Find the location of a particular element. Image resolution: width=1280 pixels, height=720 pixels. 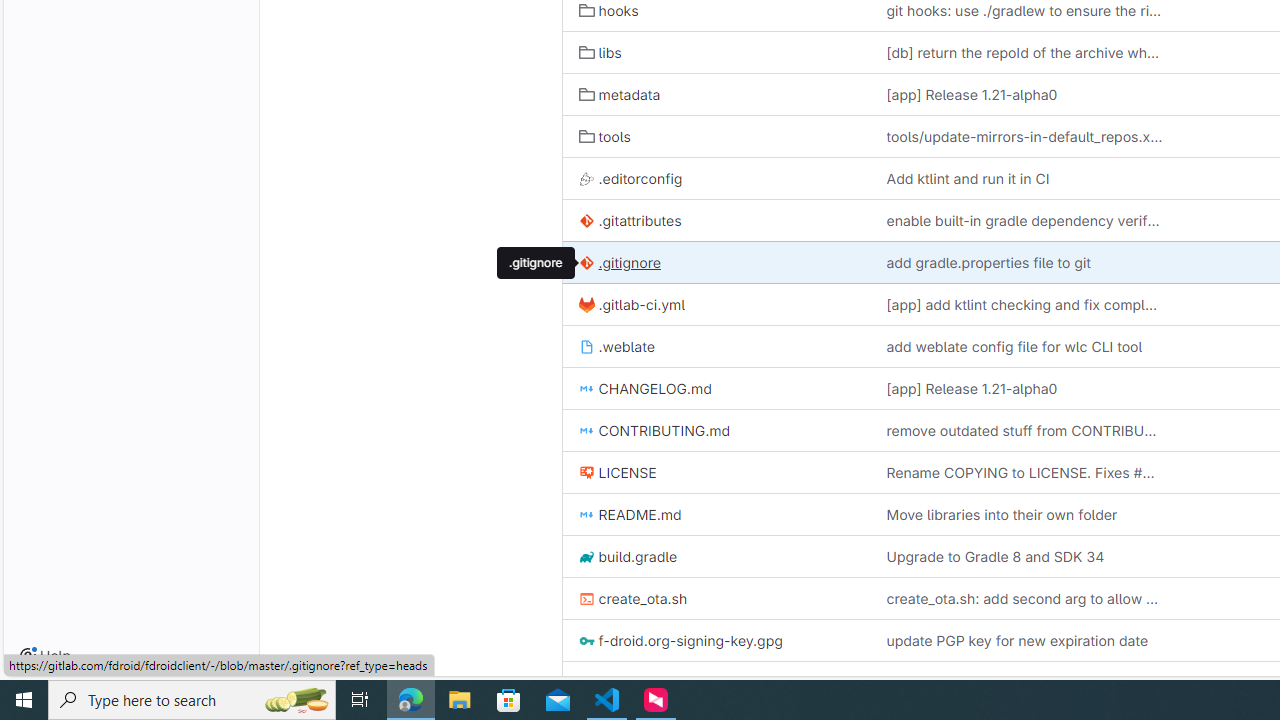

'Upgrade to Gradle 8 and SDK 34' is located at coordinates (995, 556).